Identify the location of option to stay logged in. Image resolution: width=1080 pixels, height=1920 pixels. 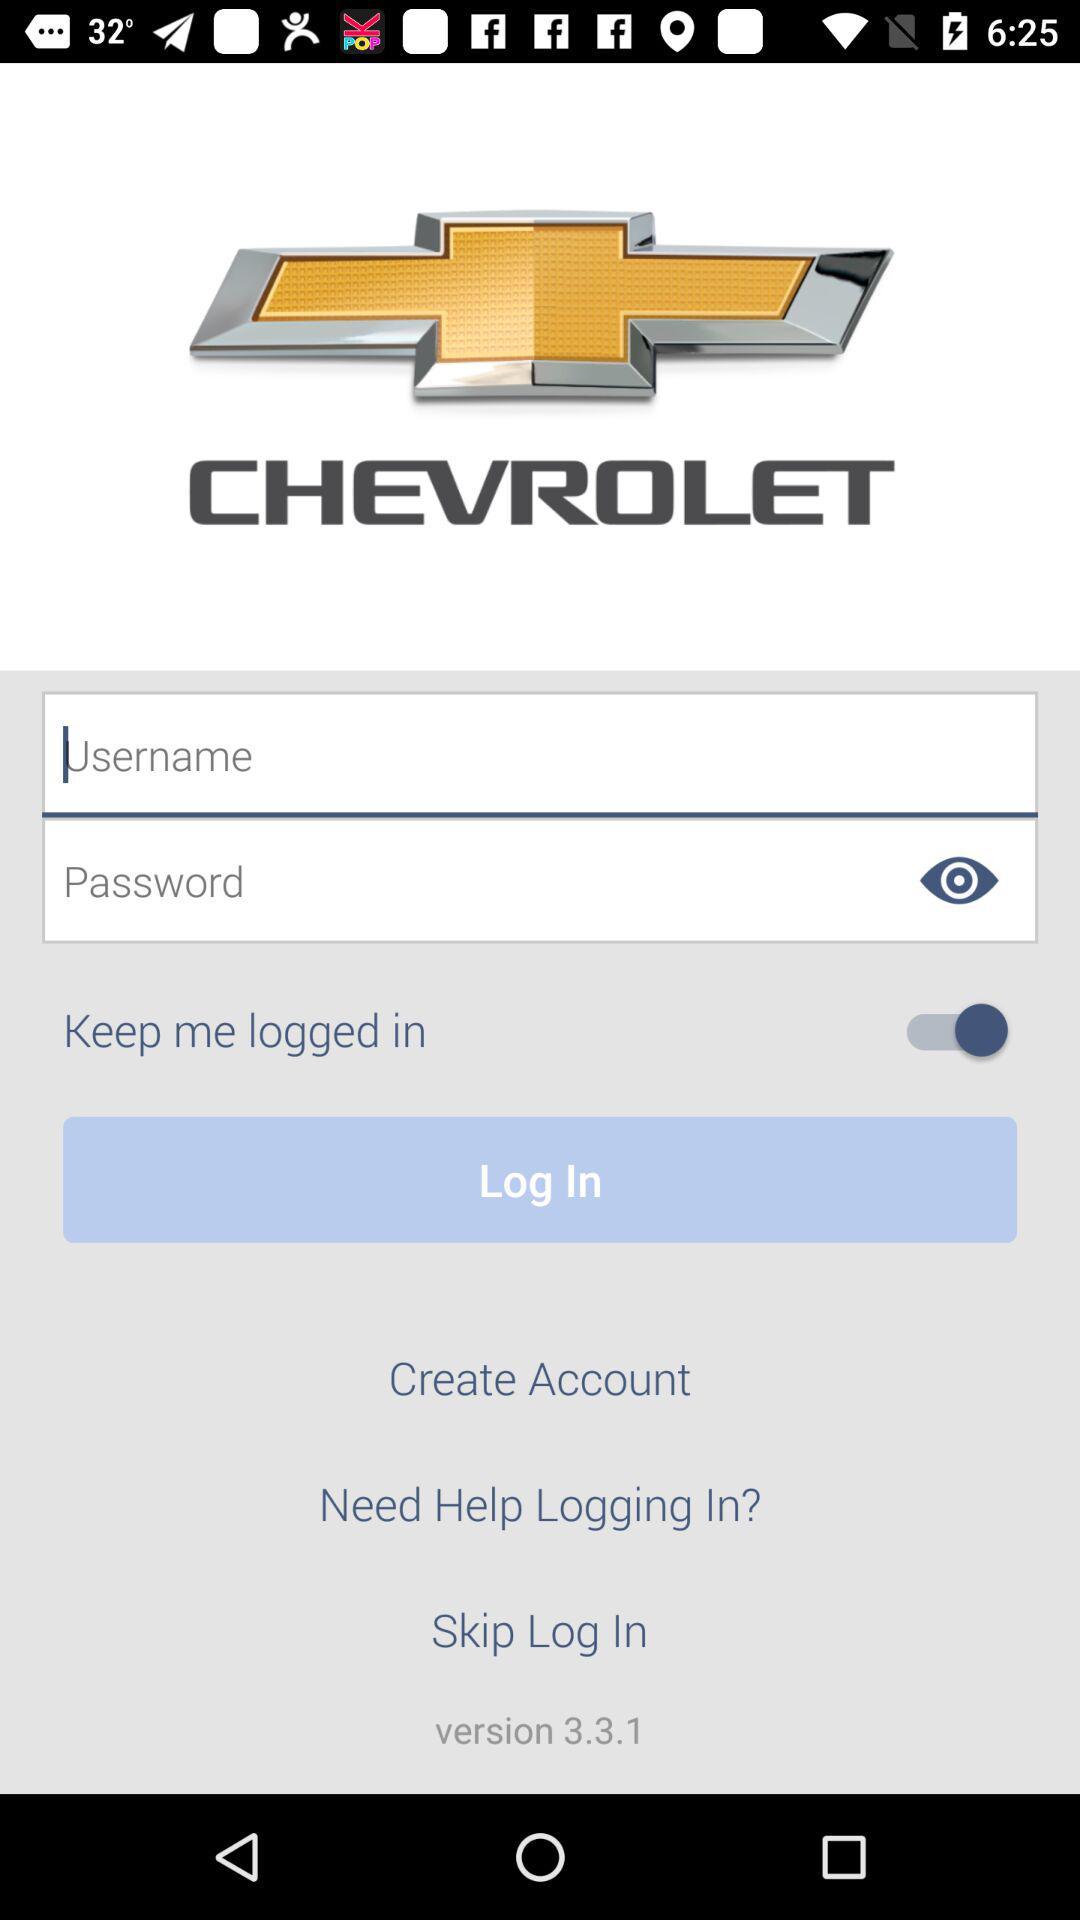
(964, 1030).